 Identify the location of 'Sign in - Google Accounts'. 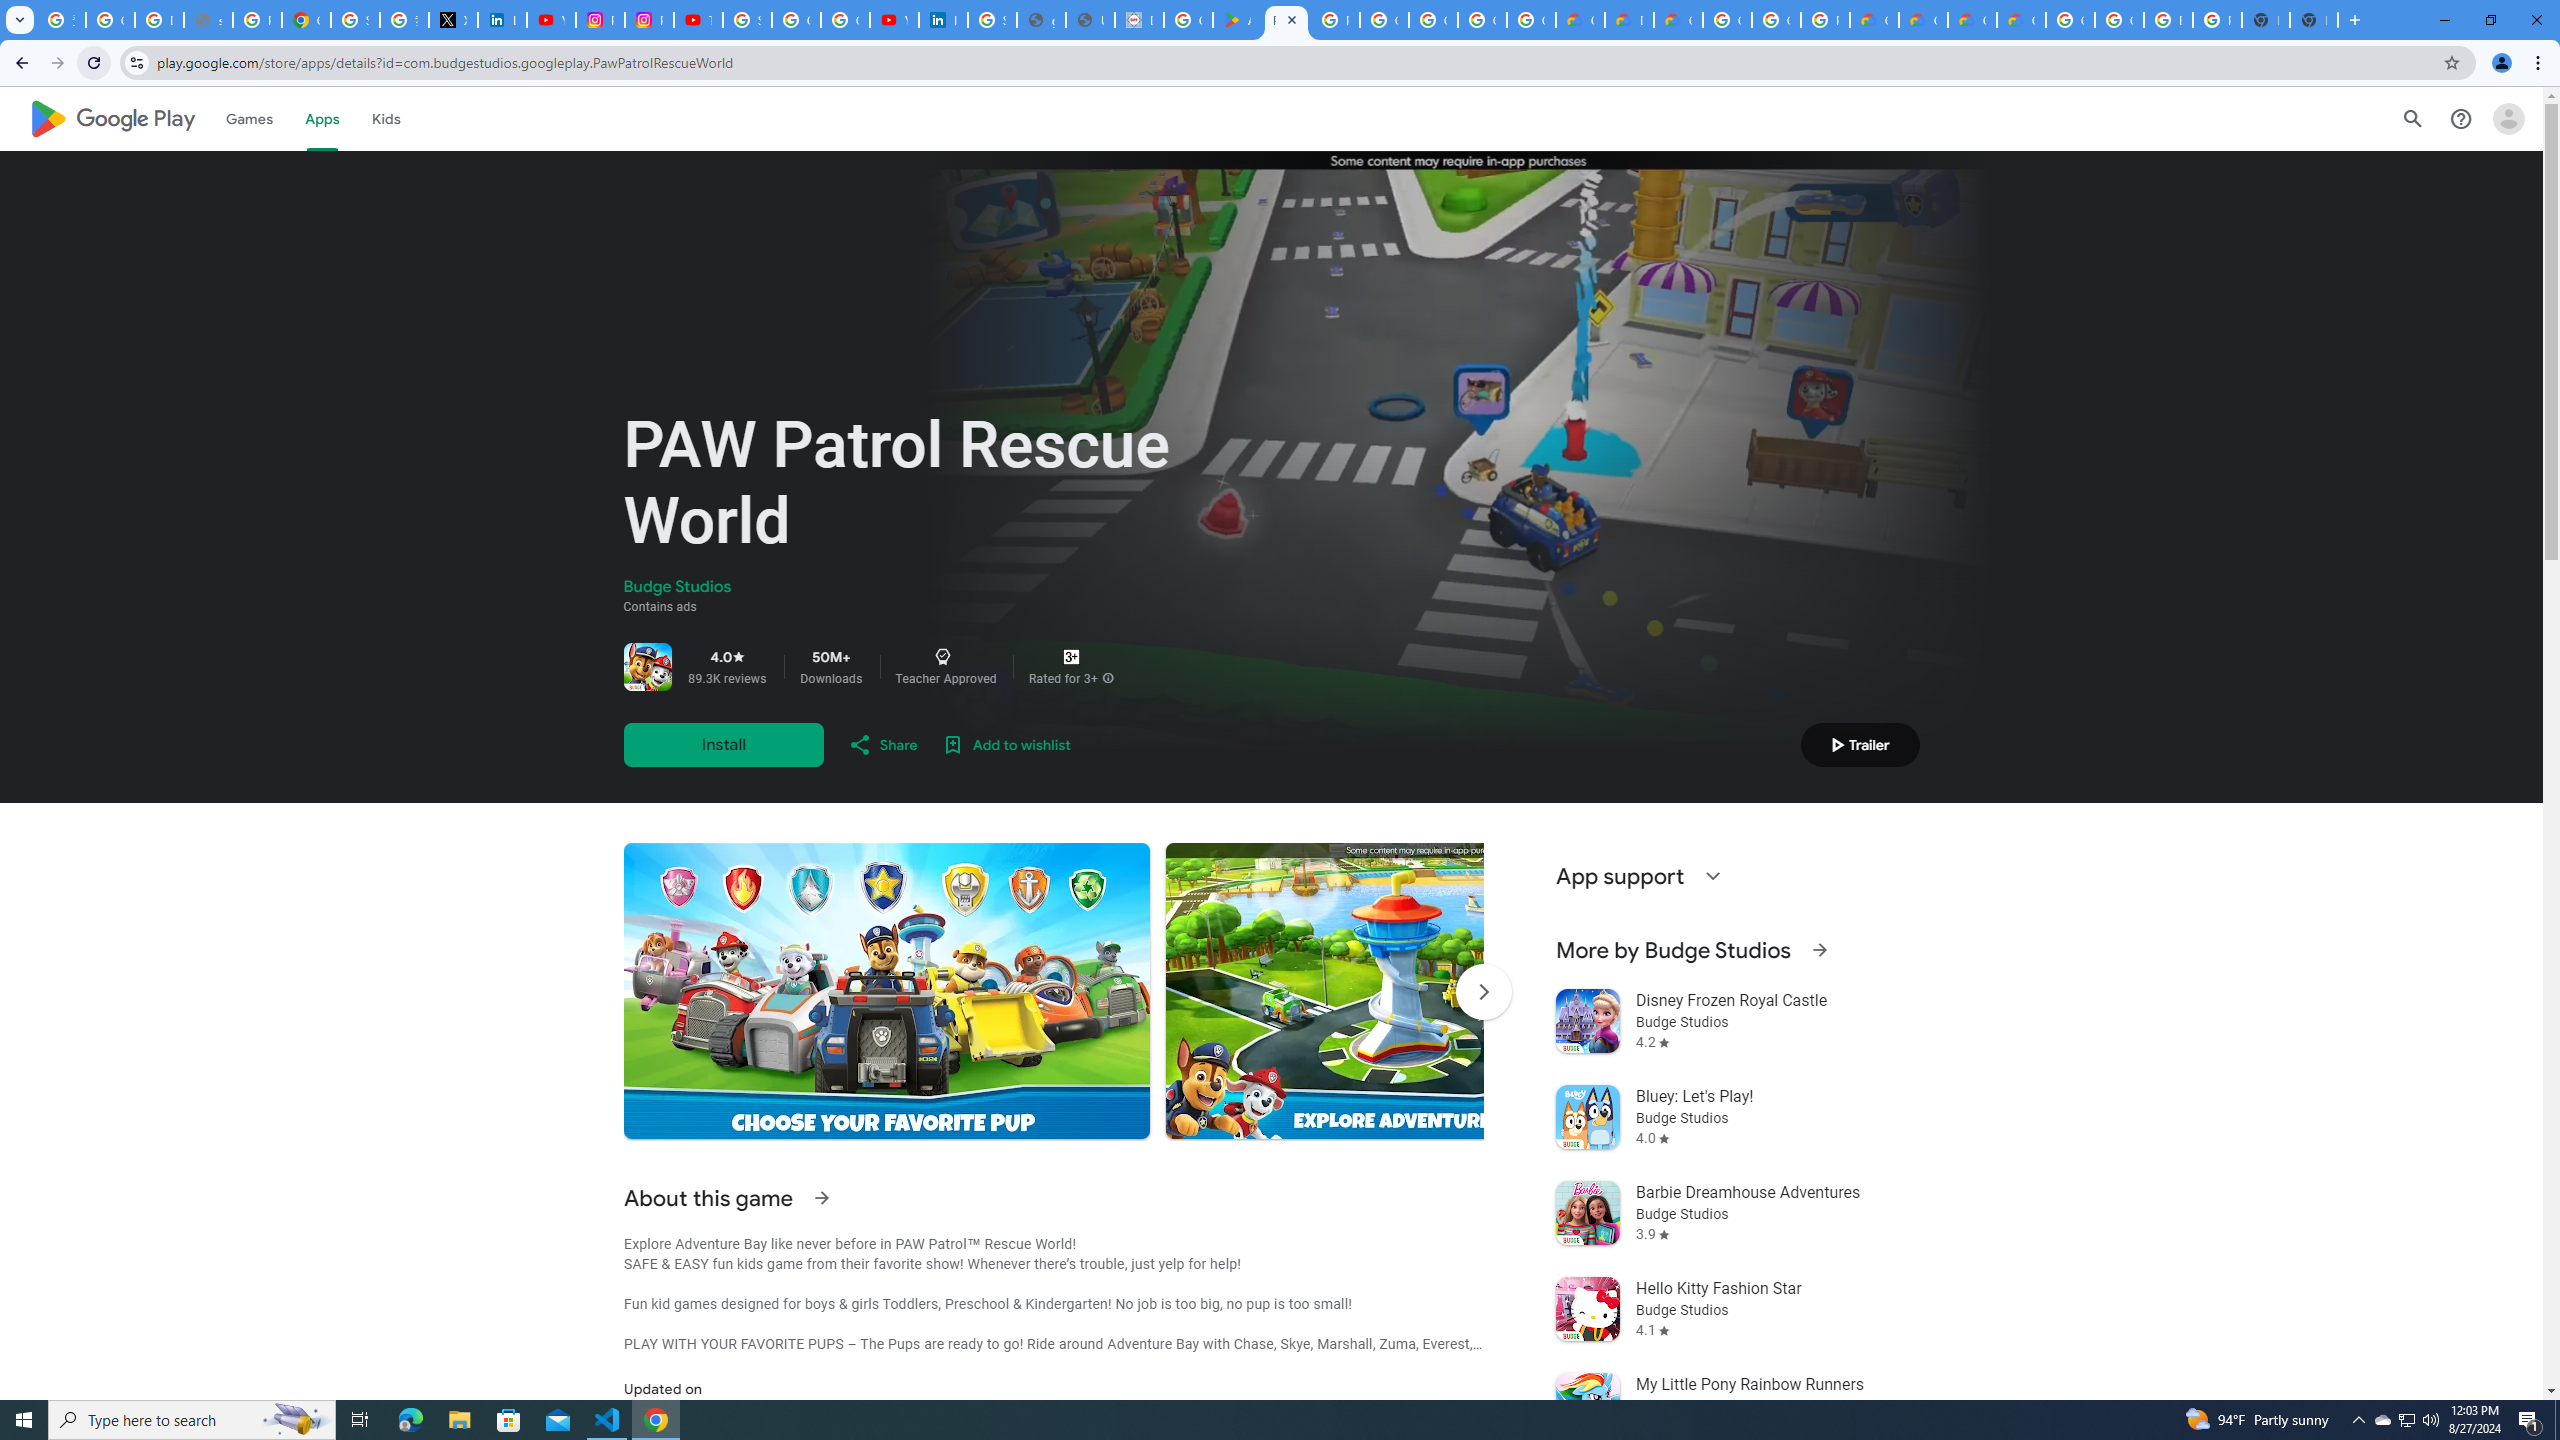
(354, 19).